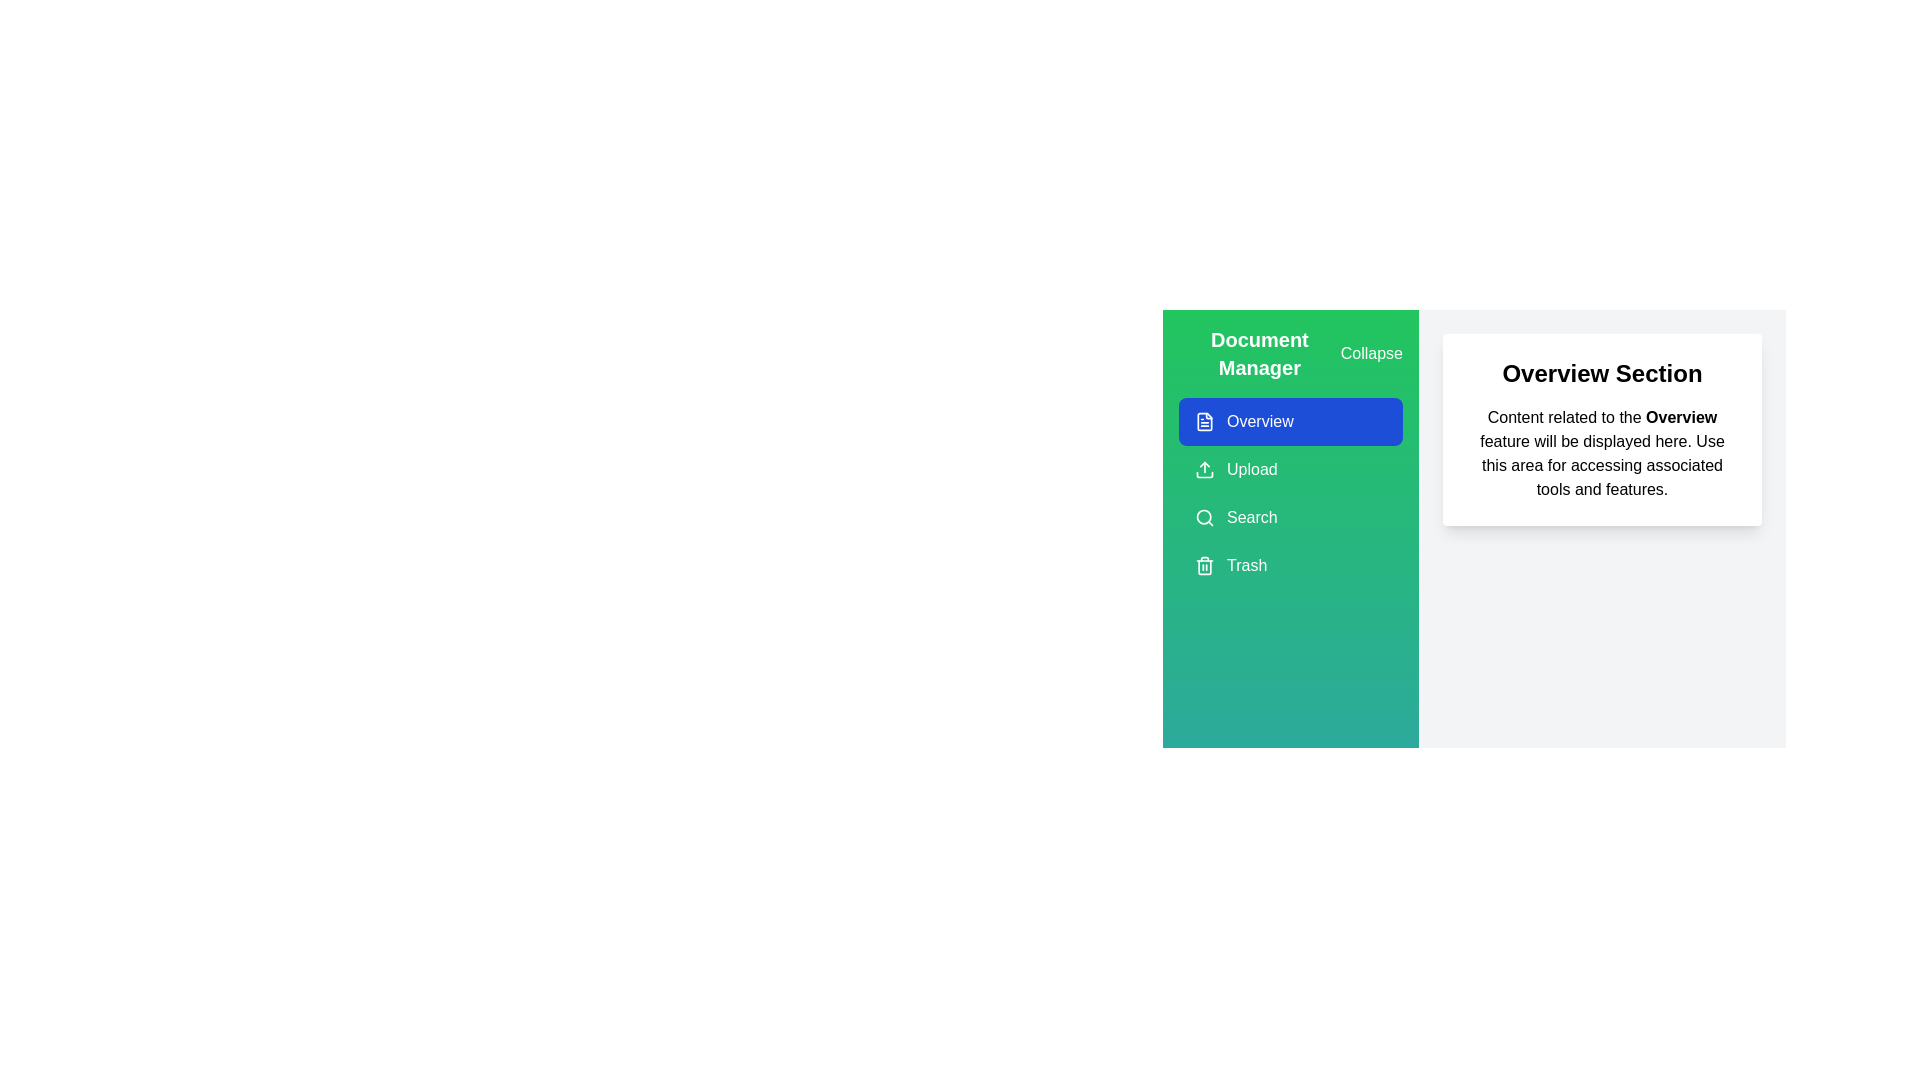 The width and height of the screenshot is (1920, 1080). What do you see at coordinates (1291, 516) in the screenshot?
I see `the menu option Search in the Document Management Drawer` at bounding box center [1291, 516].